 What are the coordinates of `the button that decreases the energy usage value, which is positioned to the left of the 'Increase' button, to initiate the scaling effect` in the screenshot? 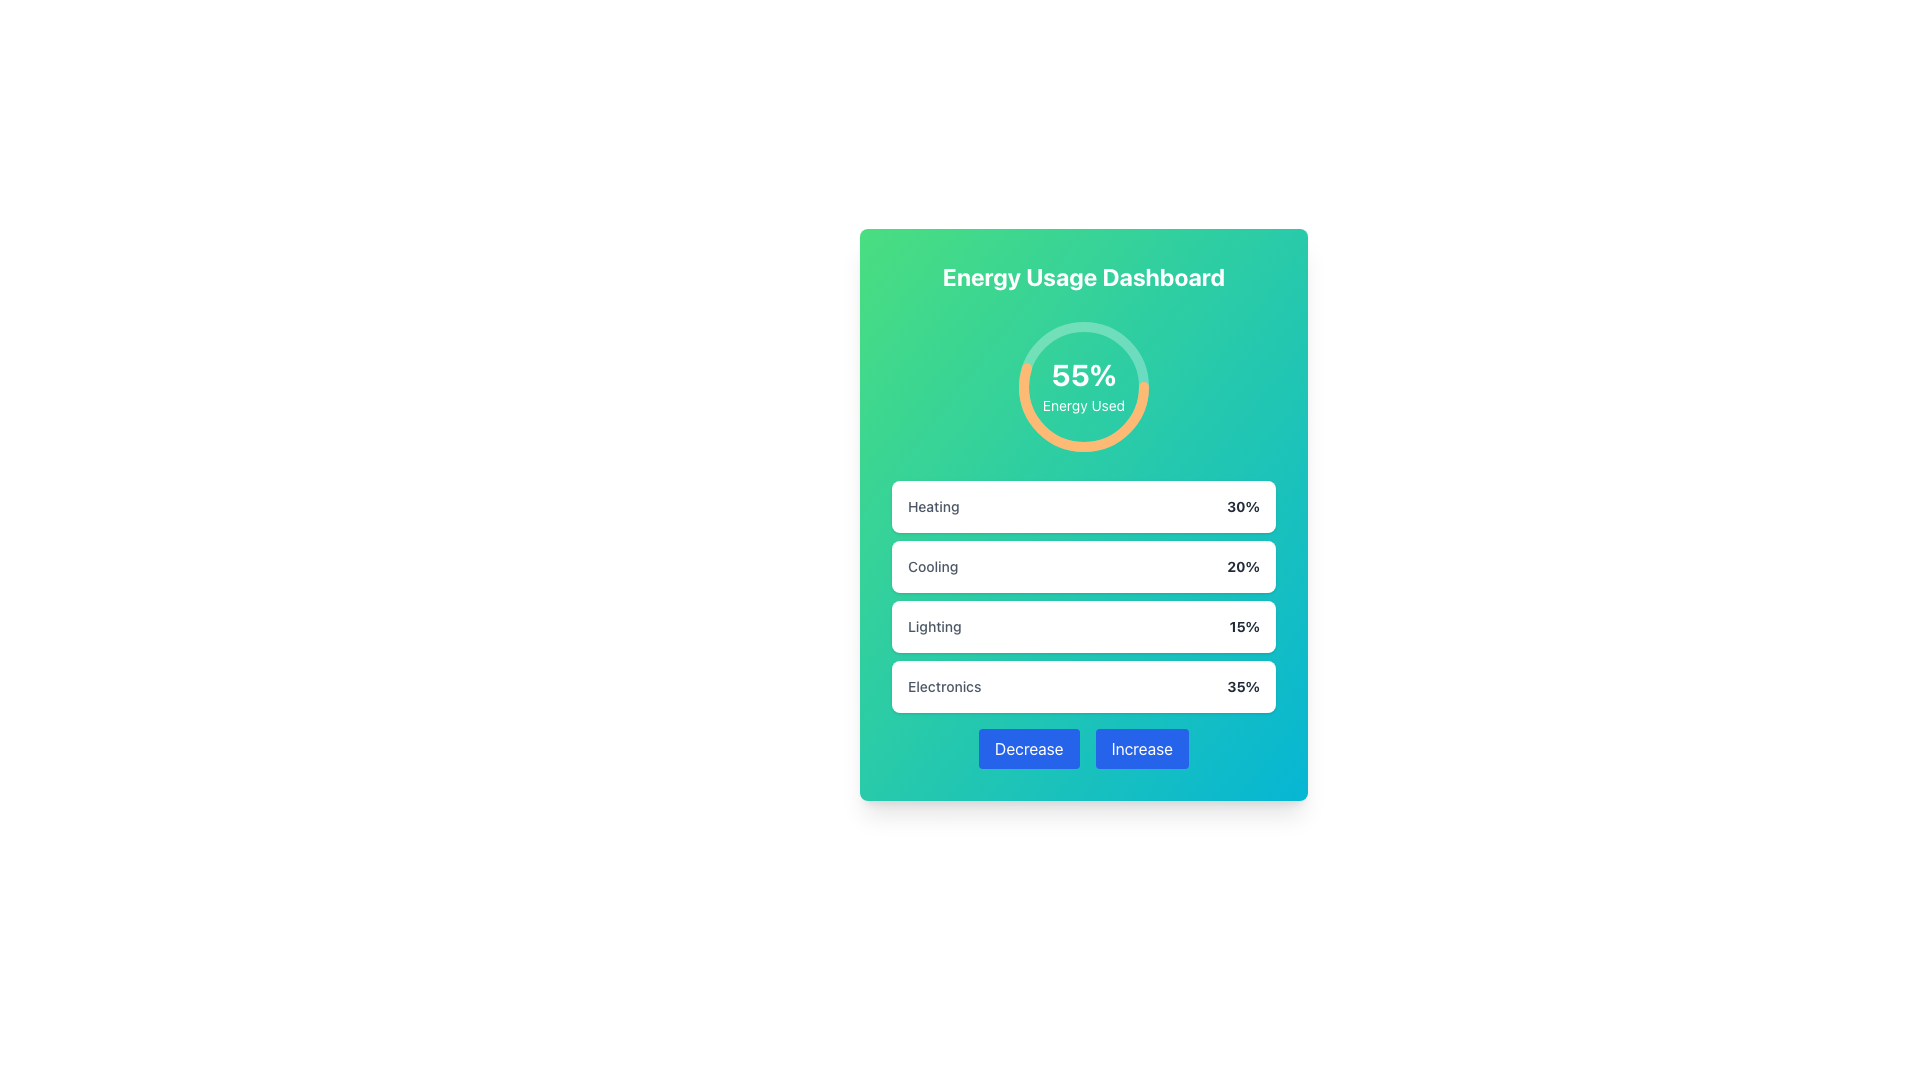 It's located at (1029, 748).